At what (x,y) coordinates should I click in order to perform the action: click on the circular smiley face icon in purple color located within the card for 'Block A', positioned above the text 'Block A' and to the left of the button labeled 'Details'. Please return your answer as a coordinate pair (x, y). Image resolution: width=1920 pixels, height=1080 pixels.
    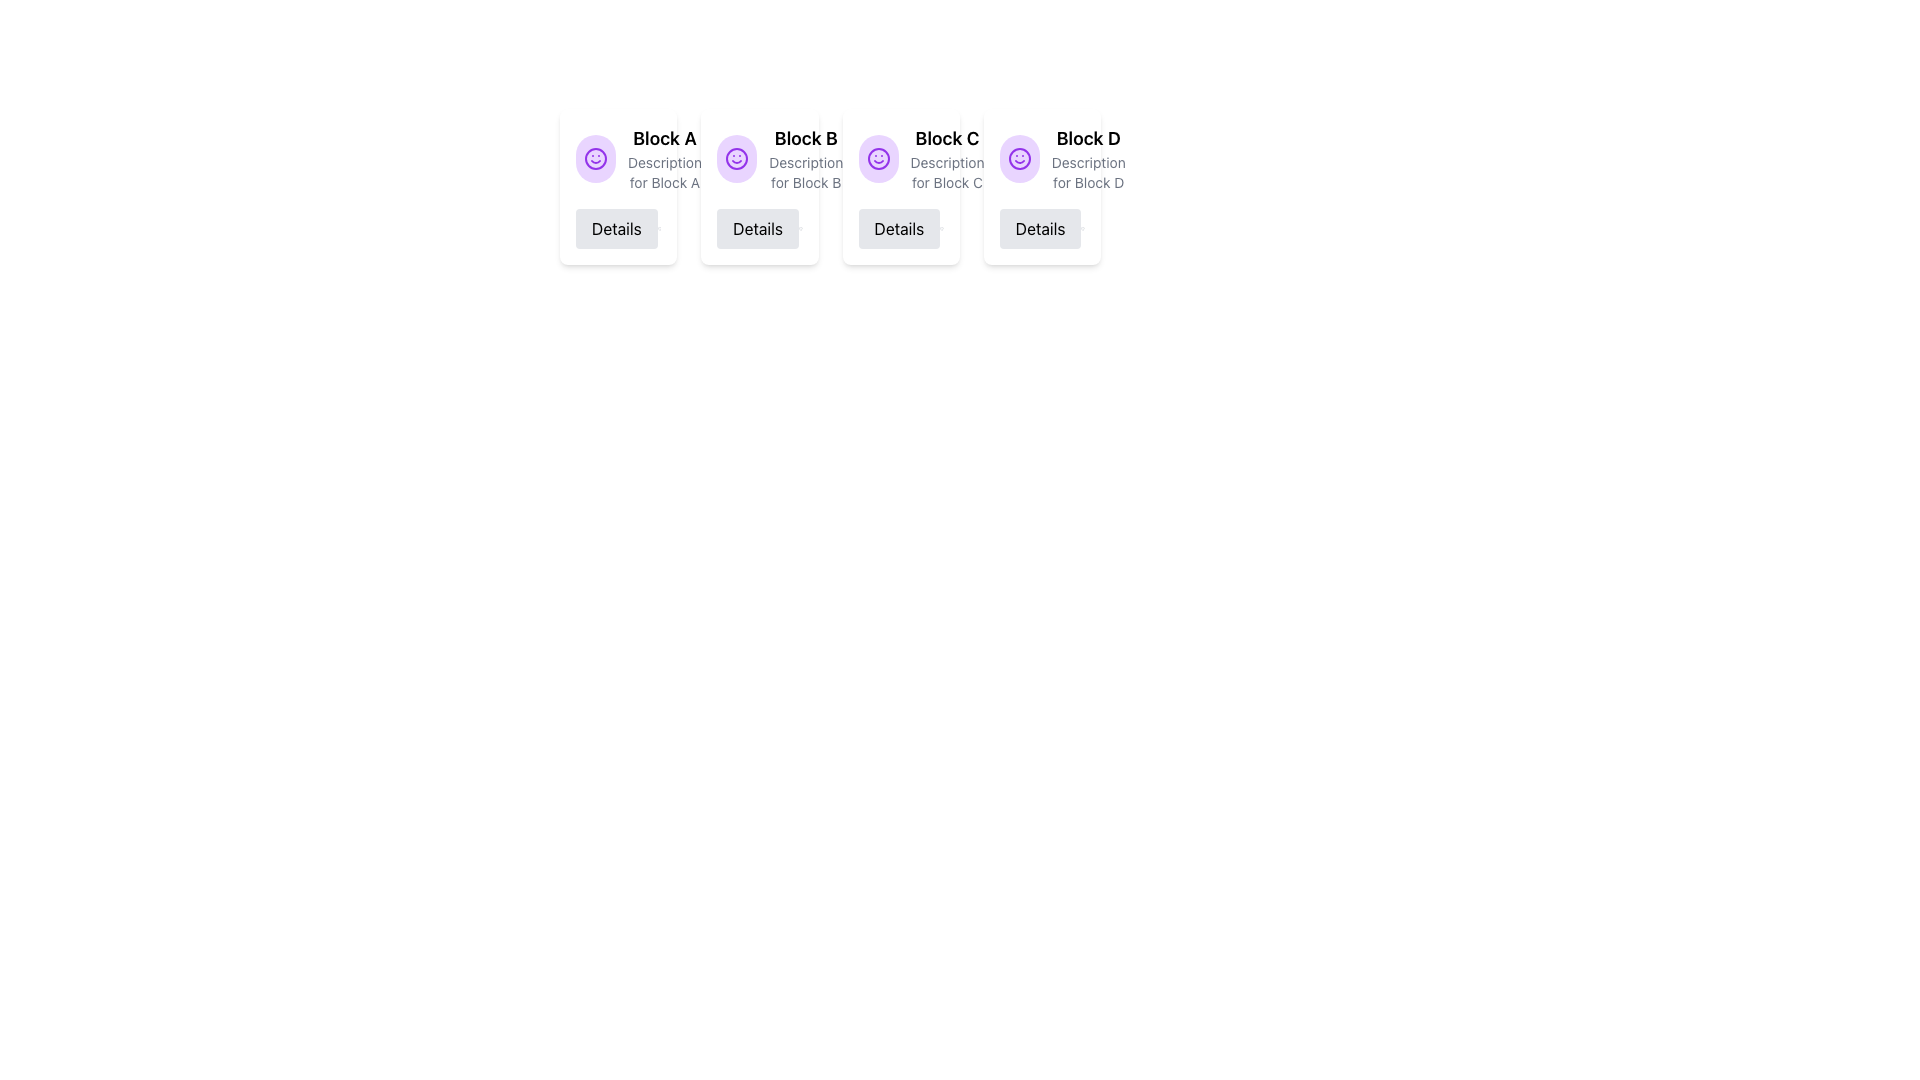
    Looking at the image, I should click on (594, 157).